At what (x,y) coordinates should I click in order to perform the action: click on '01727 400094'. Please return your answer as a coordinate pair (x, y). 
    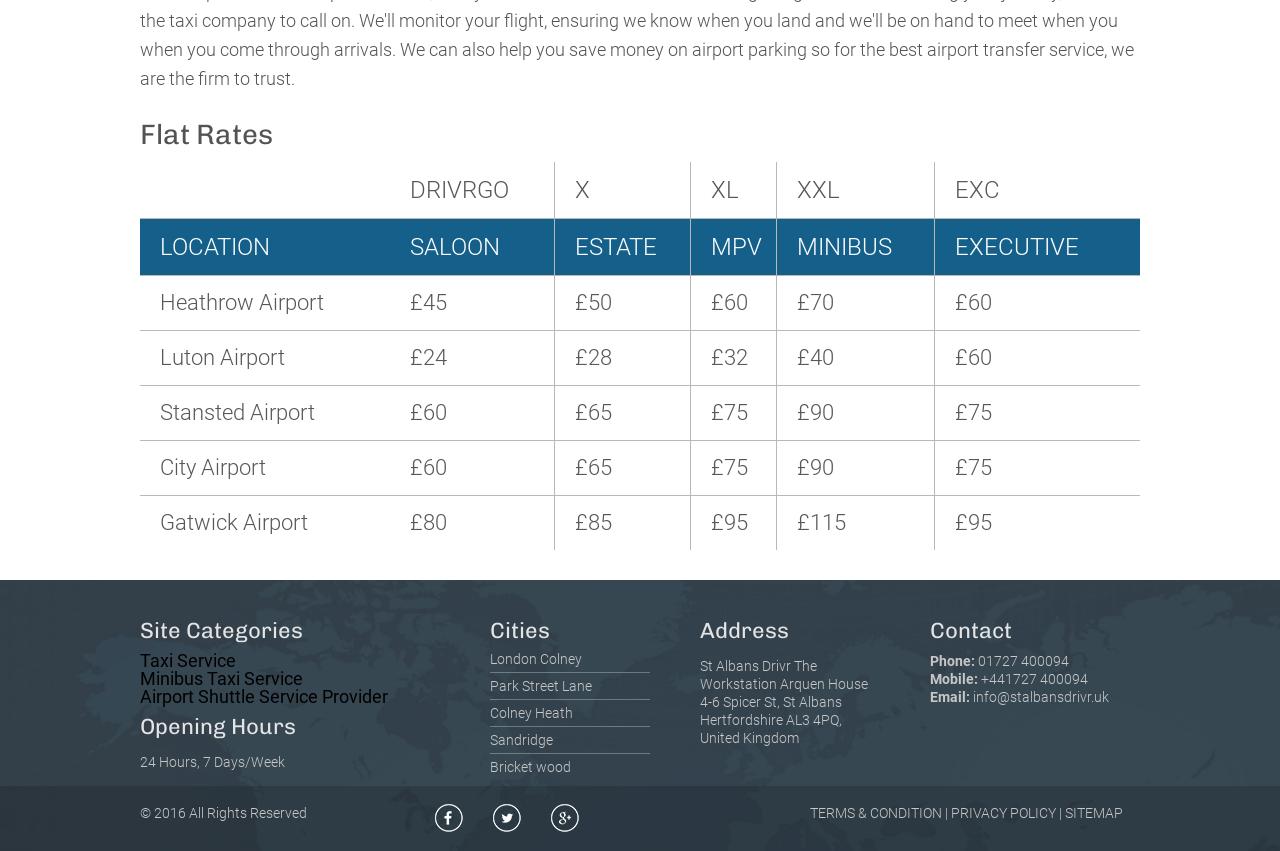
    Looking at the image, I should click on (1023, 660).